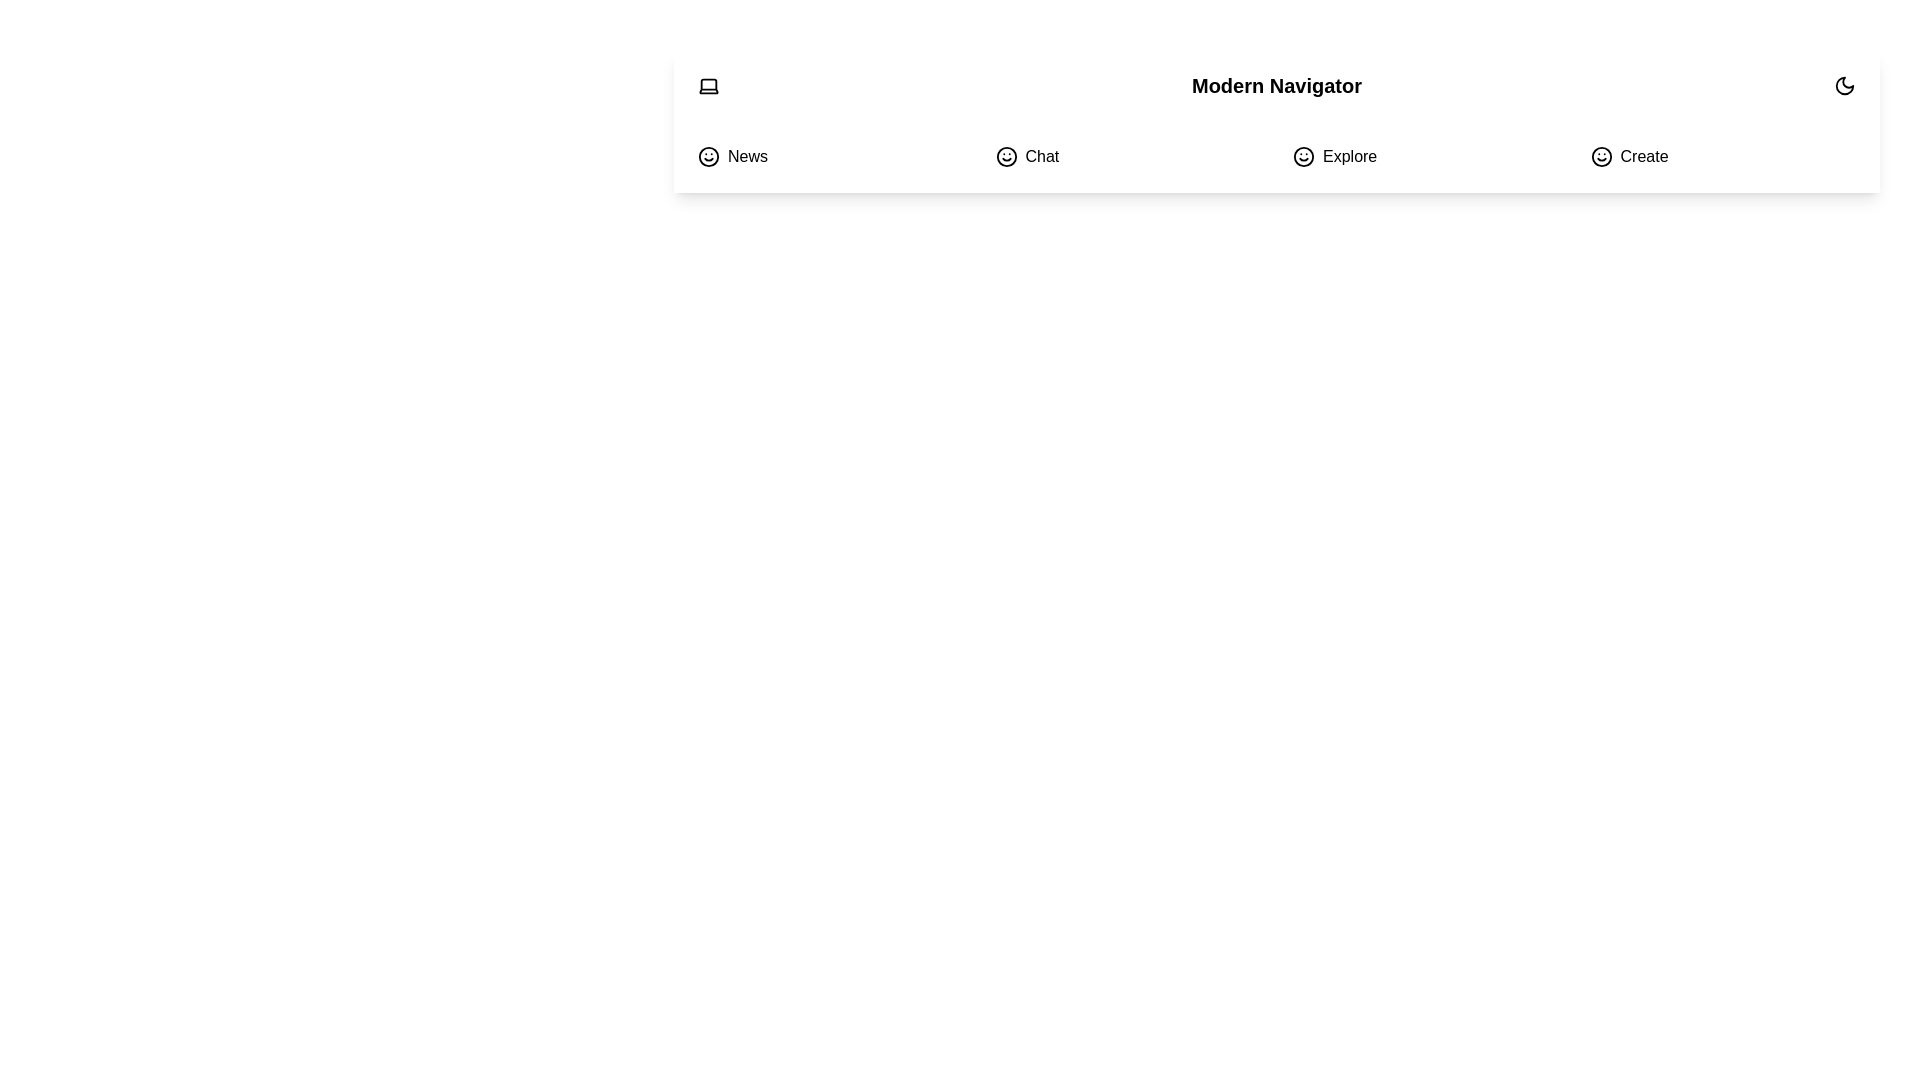 The height and width of the screenshot is (1080, 1920). I want to click on the theme toggle button to switch between dark and light modes, so click(1843, 84).